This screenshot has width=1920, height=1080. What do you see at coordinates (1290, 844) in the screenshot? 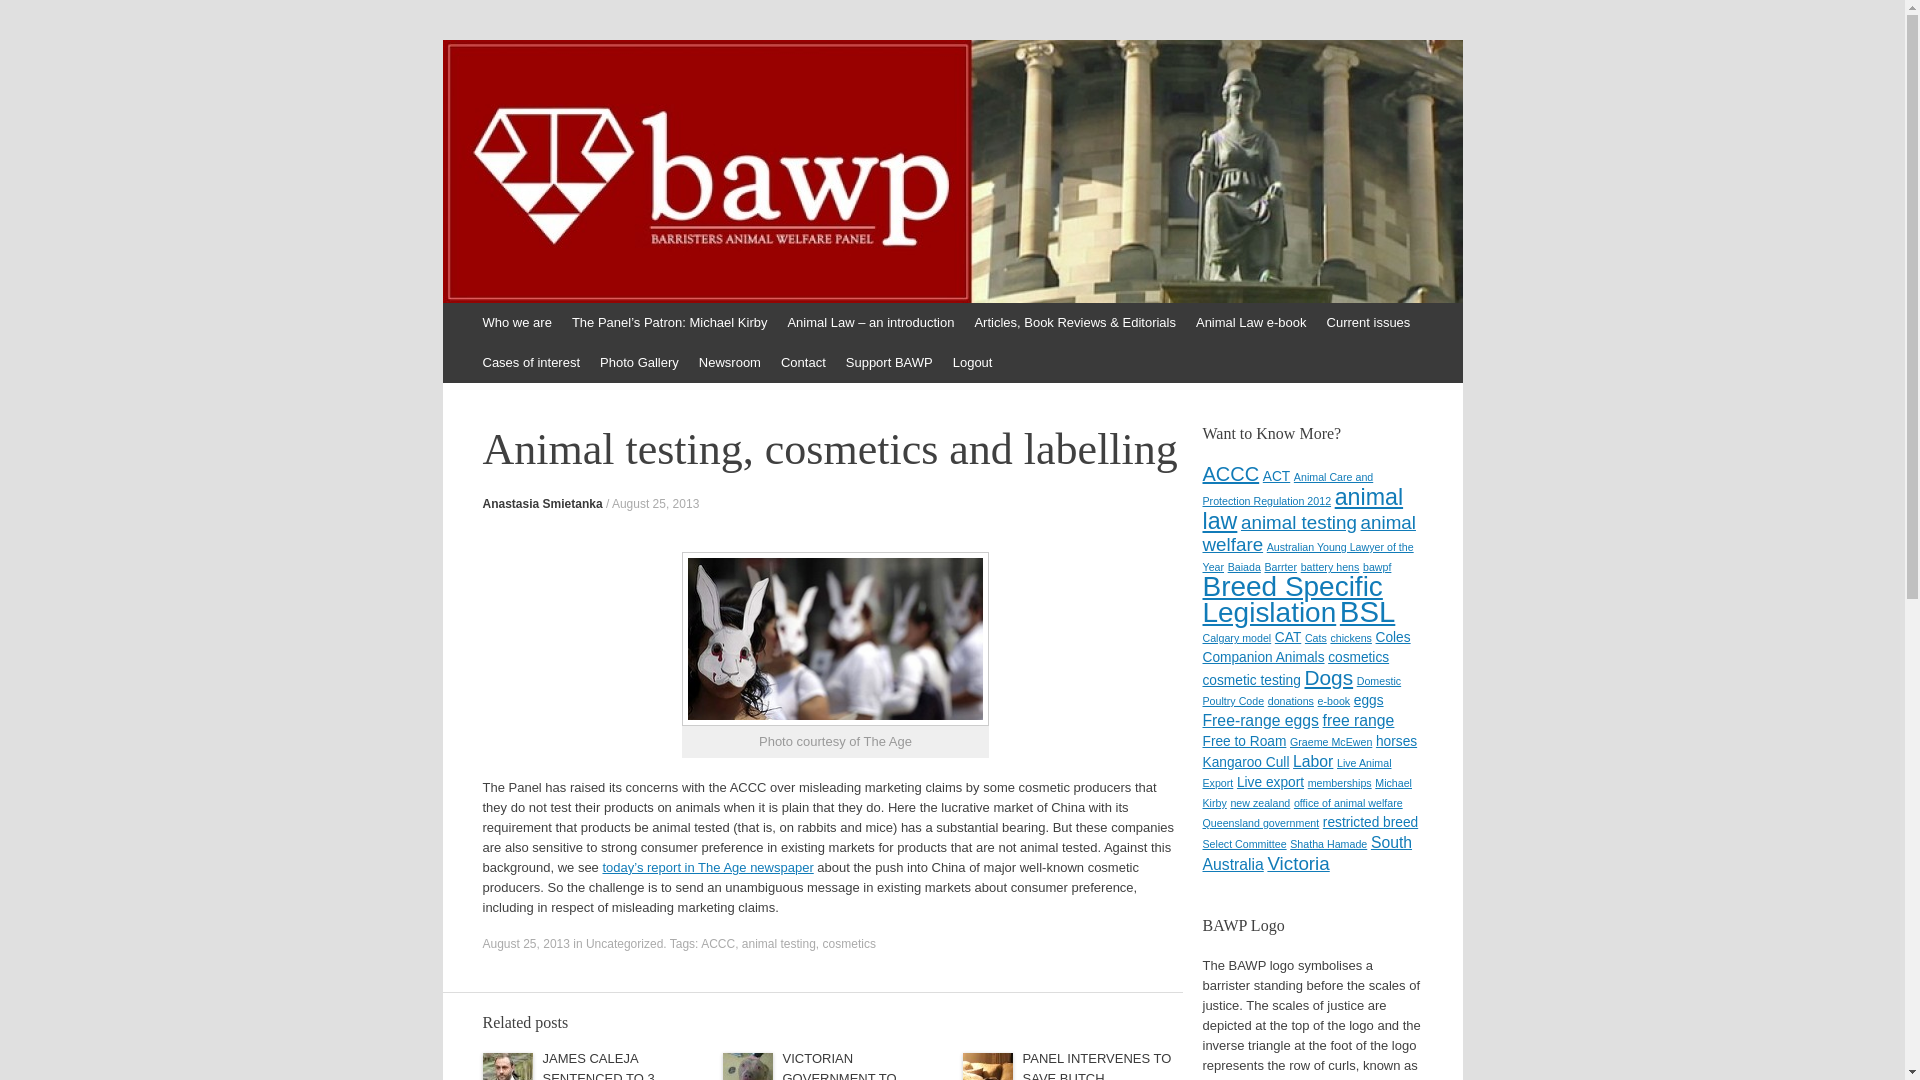
I see `'Shatha Hamade'` at bounding box center [1290, 844].